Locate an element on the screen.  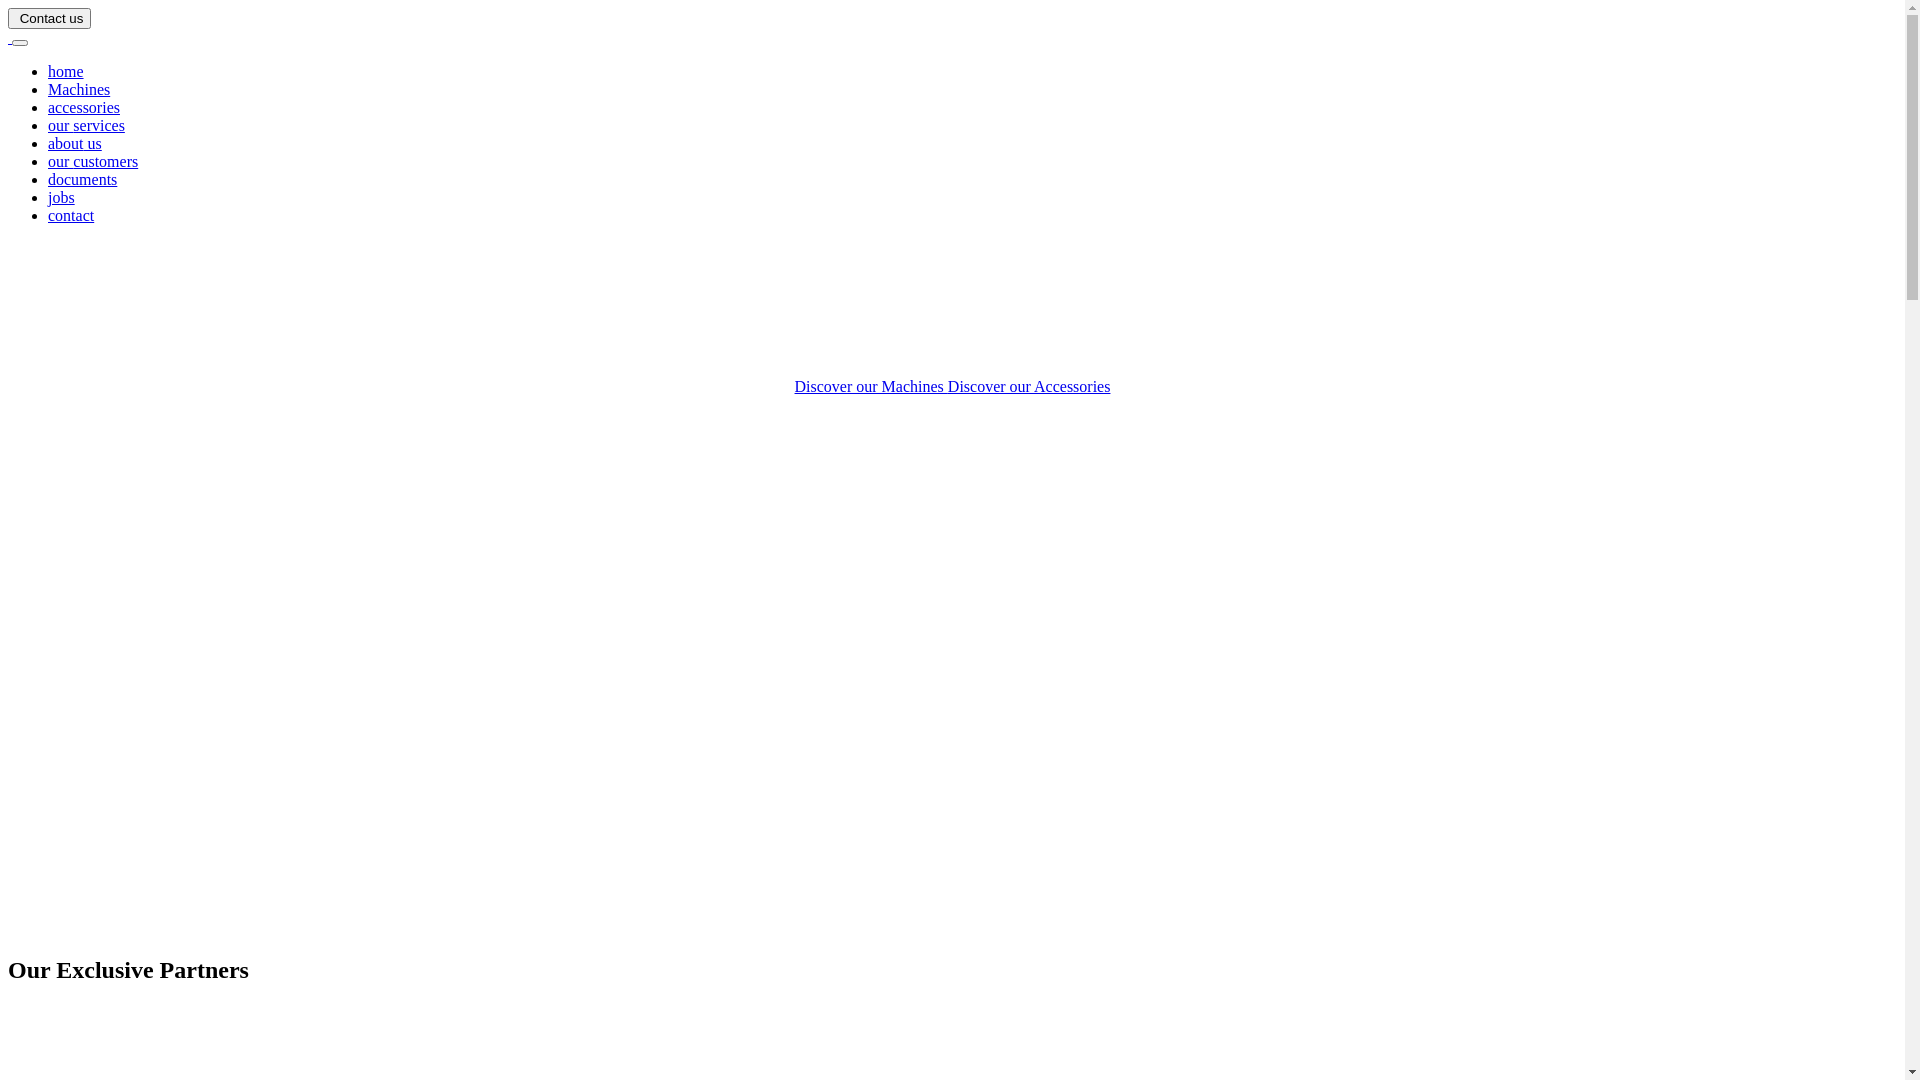
'Discover our Machines' is located at coordinates (871, 386).